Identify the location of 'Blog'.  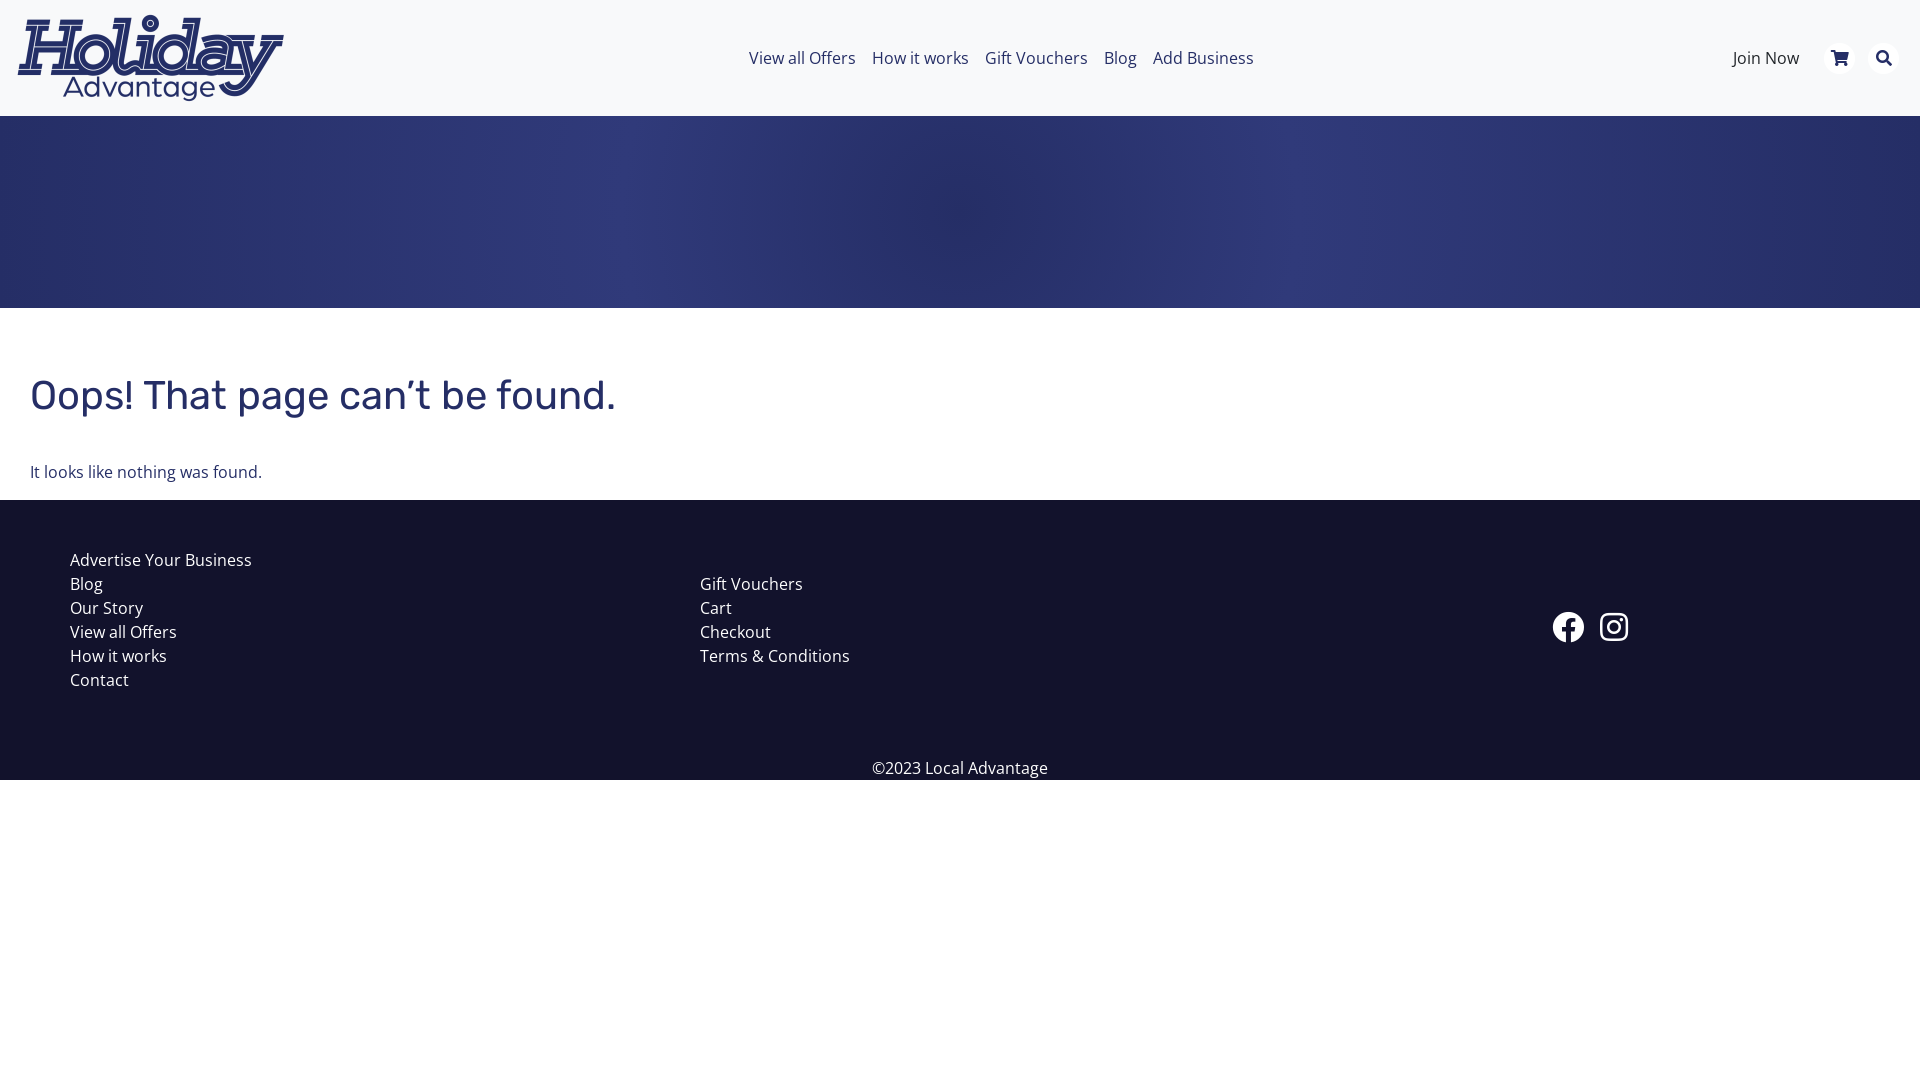
(85, 583).